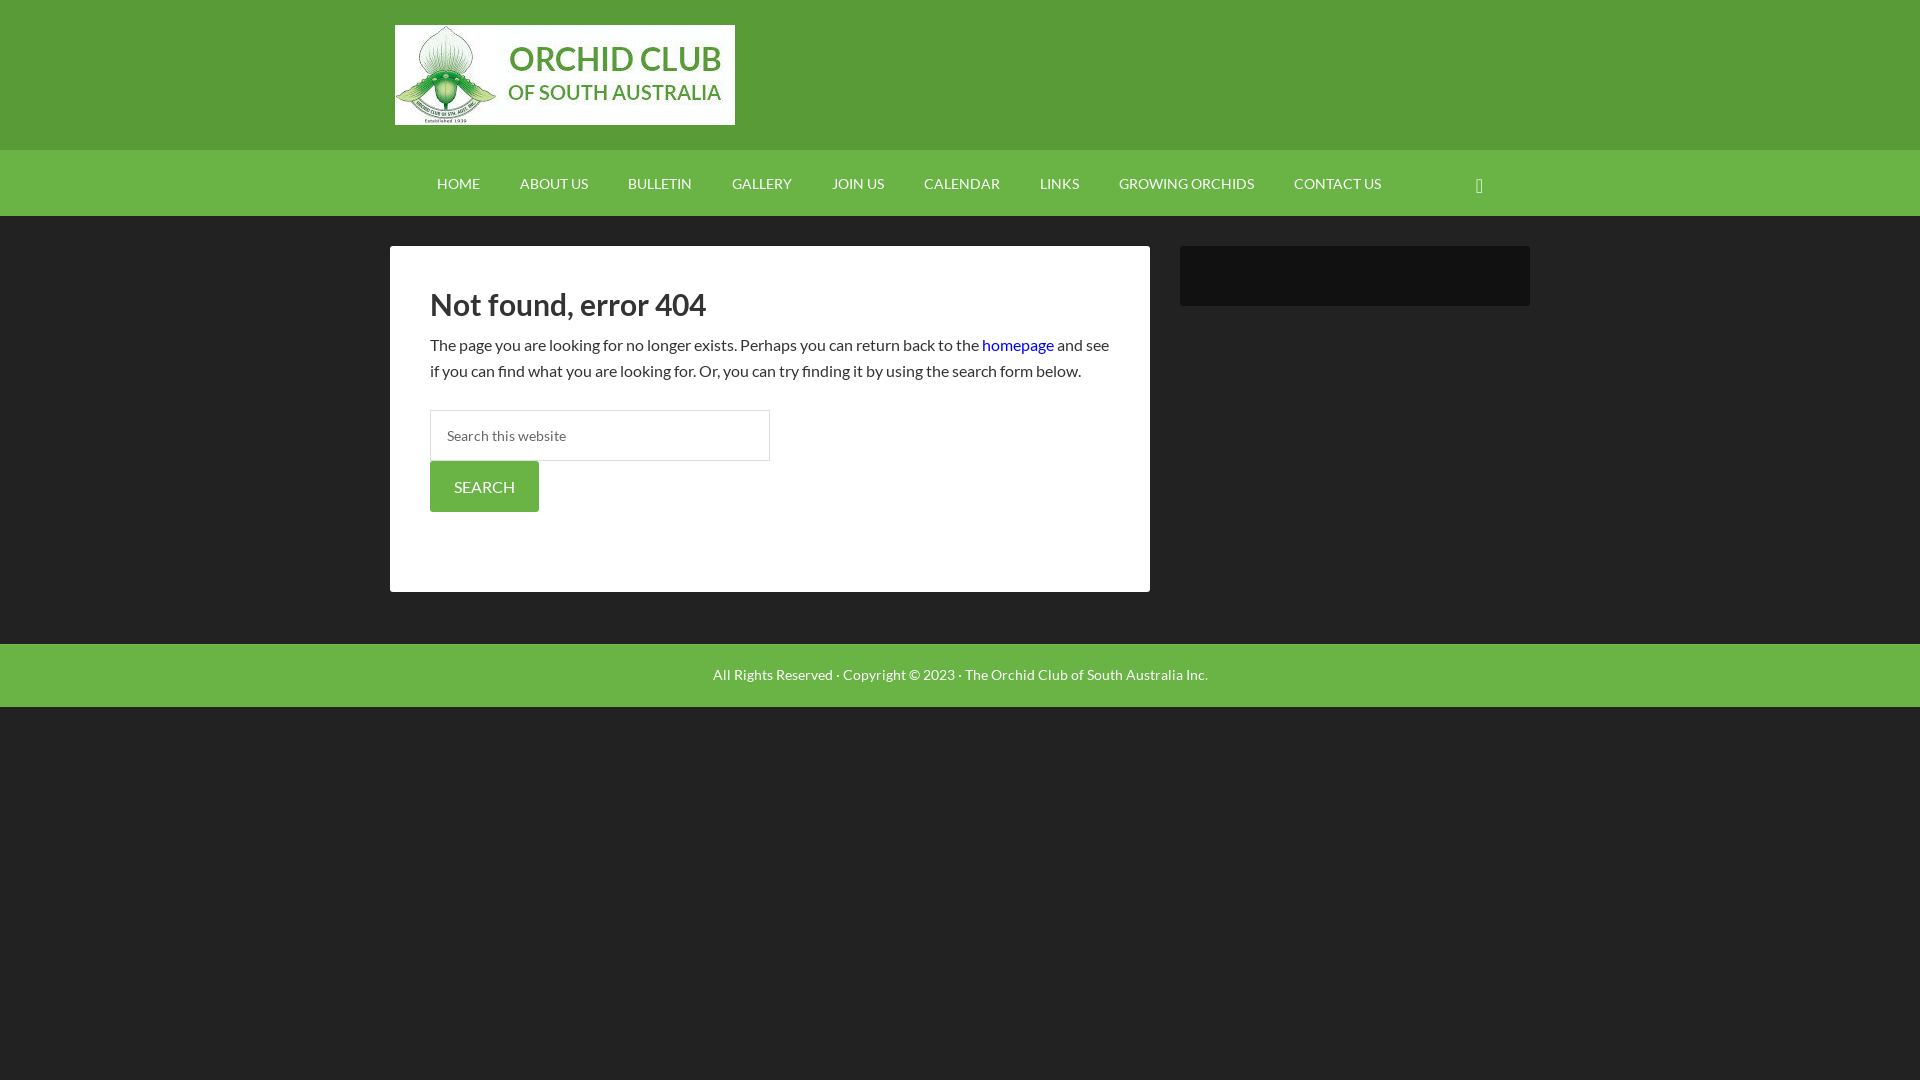  I want to click on 'ABOUT US', so click(553, 182).